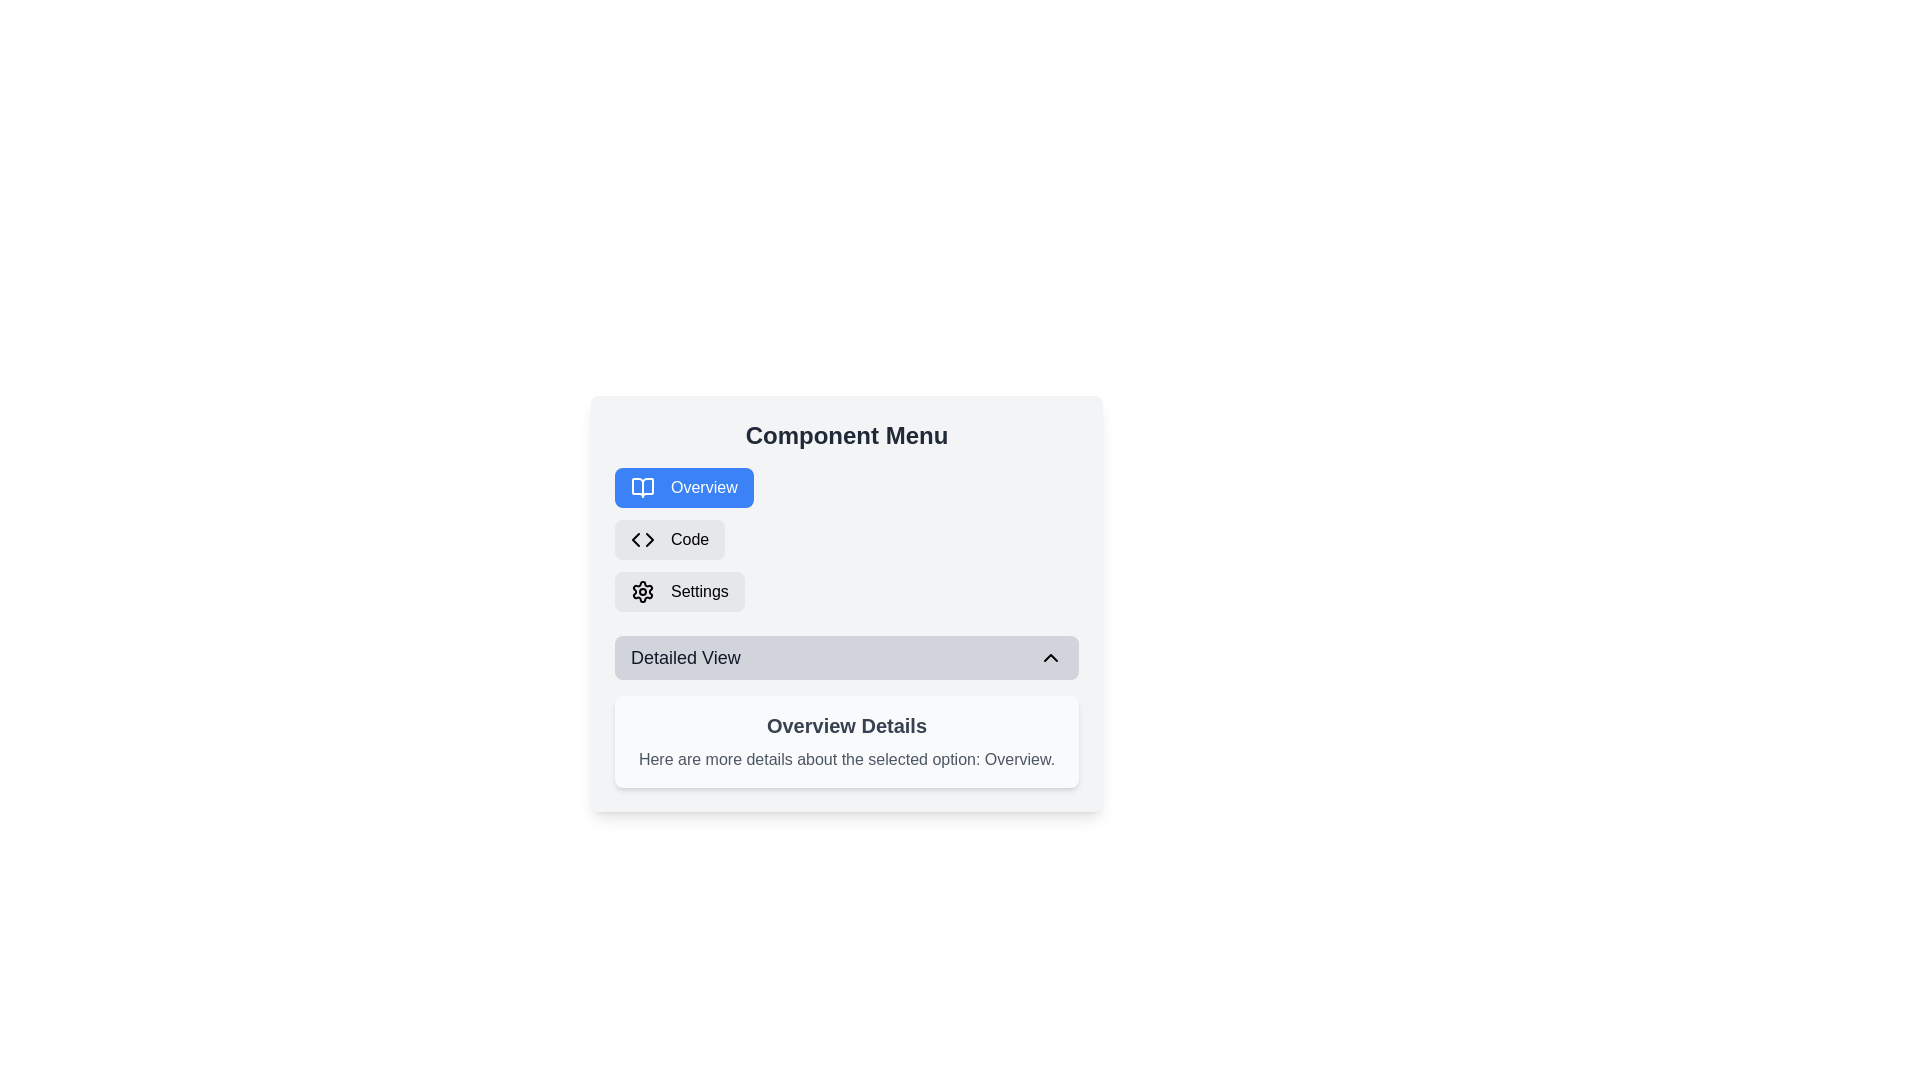  I want to click on the 'Code' icon in the Component Menu, so click(643, 540).